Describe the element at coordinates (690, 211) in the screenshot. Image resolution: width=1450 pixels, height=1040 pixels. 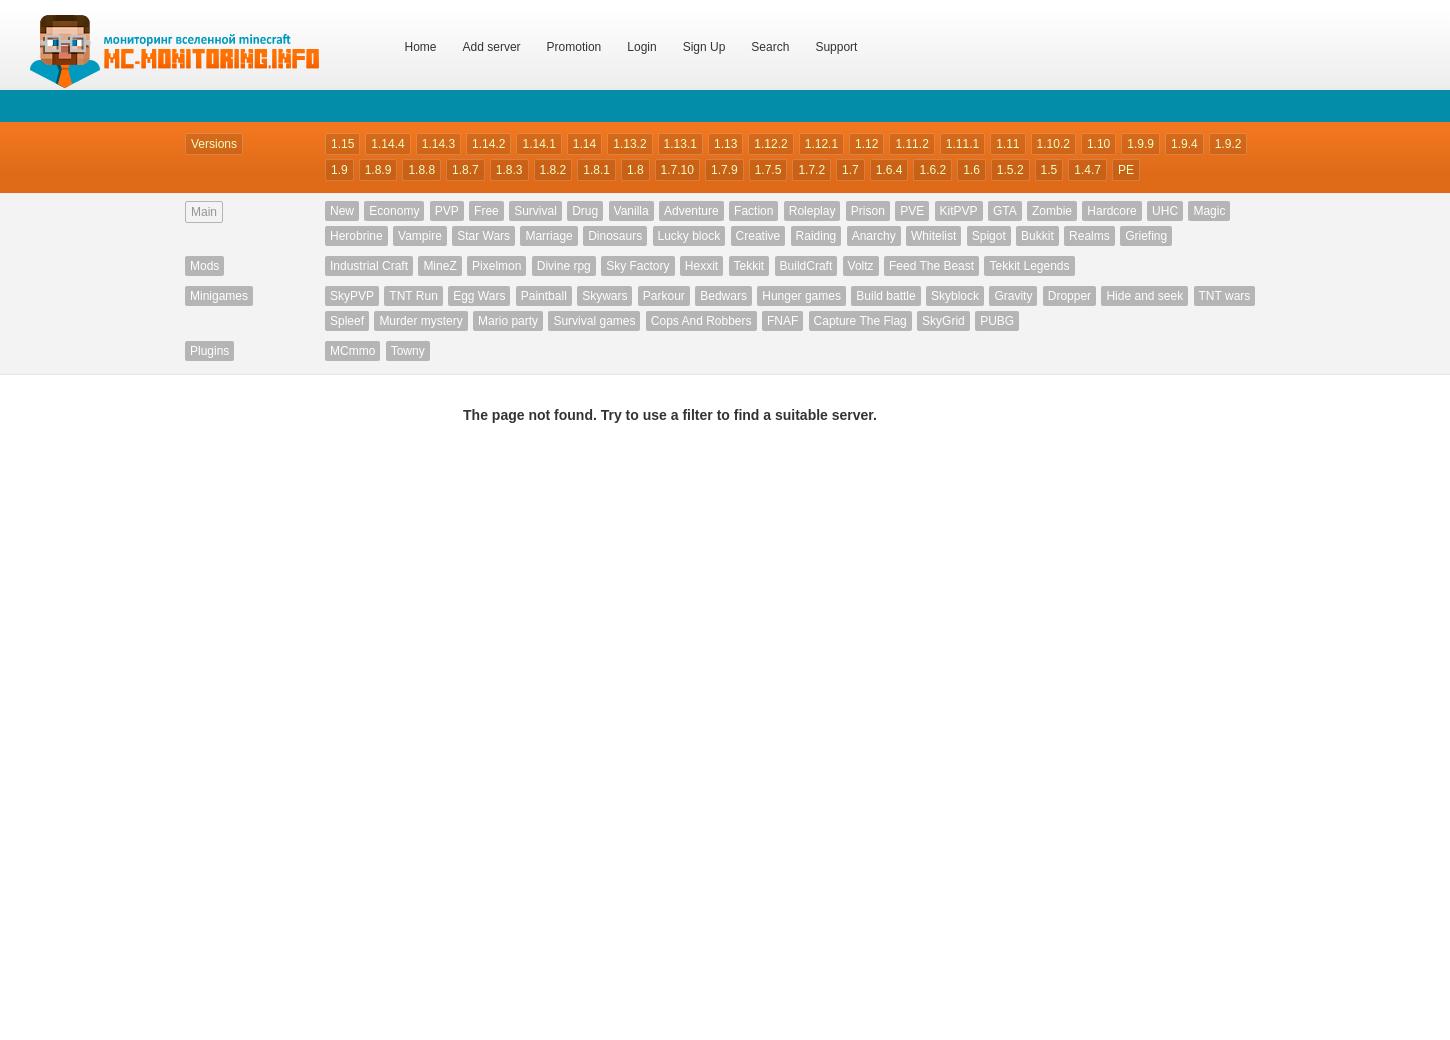
I see `'Adventure'` at that location.